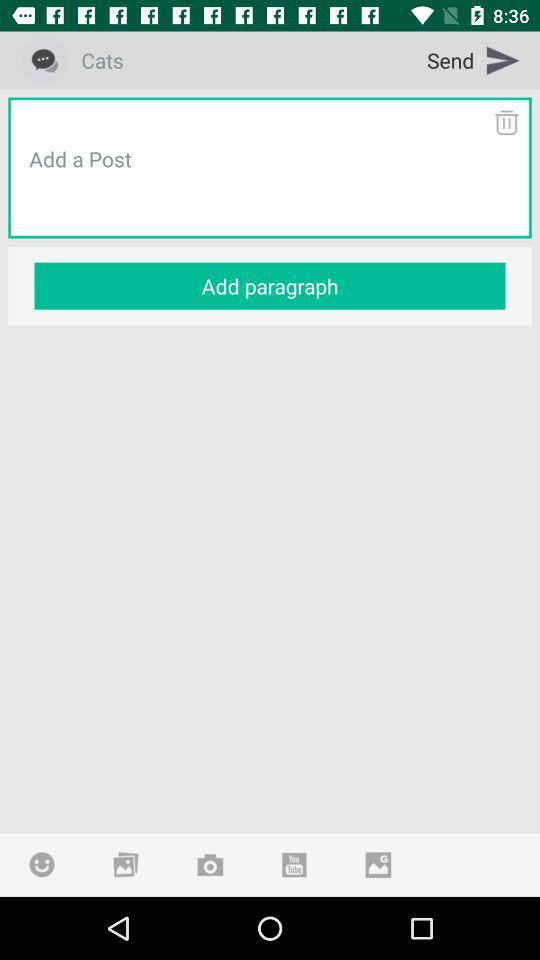 The height and width of the screenshot is (960, 540). What do you see at coordinates (270, 183) in the screenshot?
I see `the icon above the add paragraph icon` at bounding box center [270, 183].